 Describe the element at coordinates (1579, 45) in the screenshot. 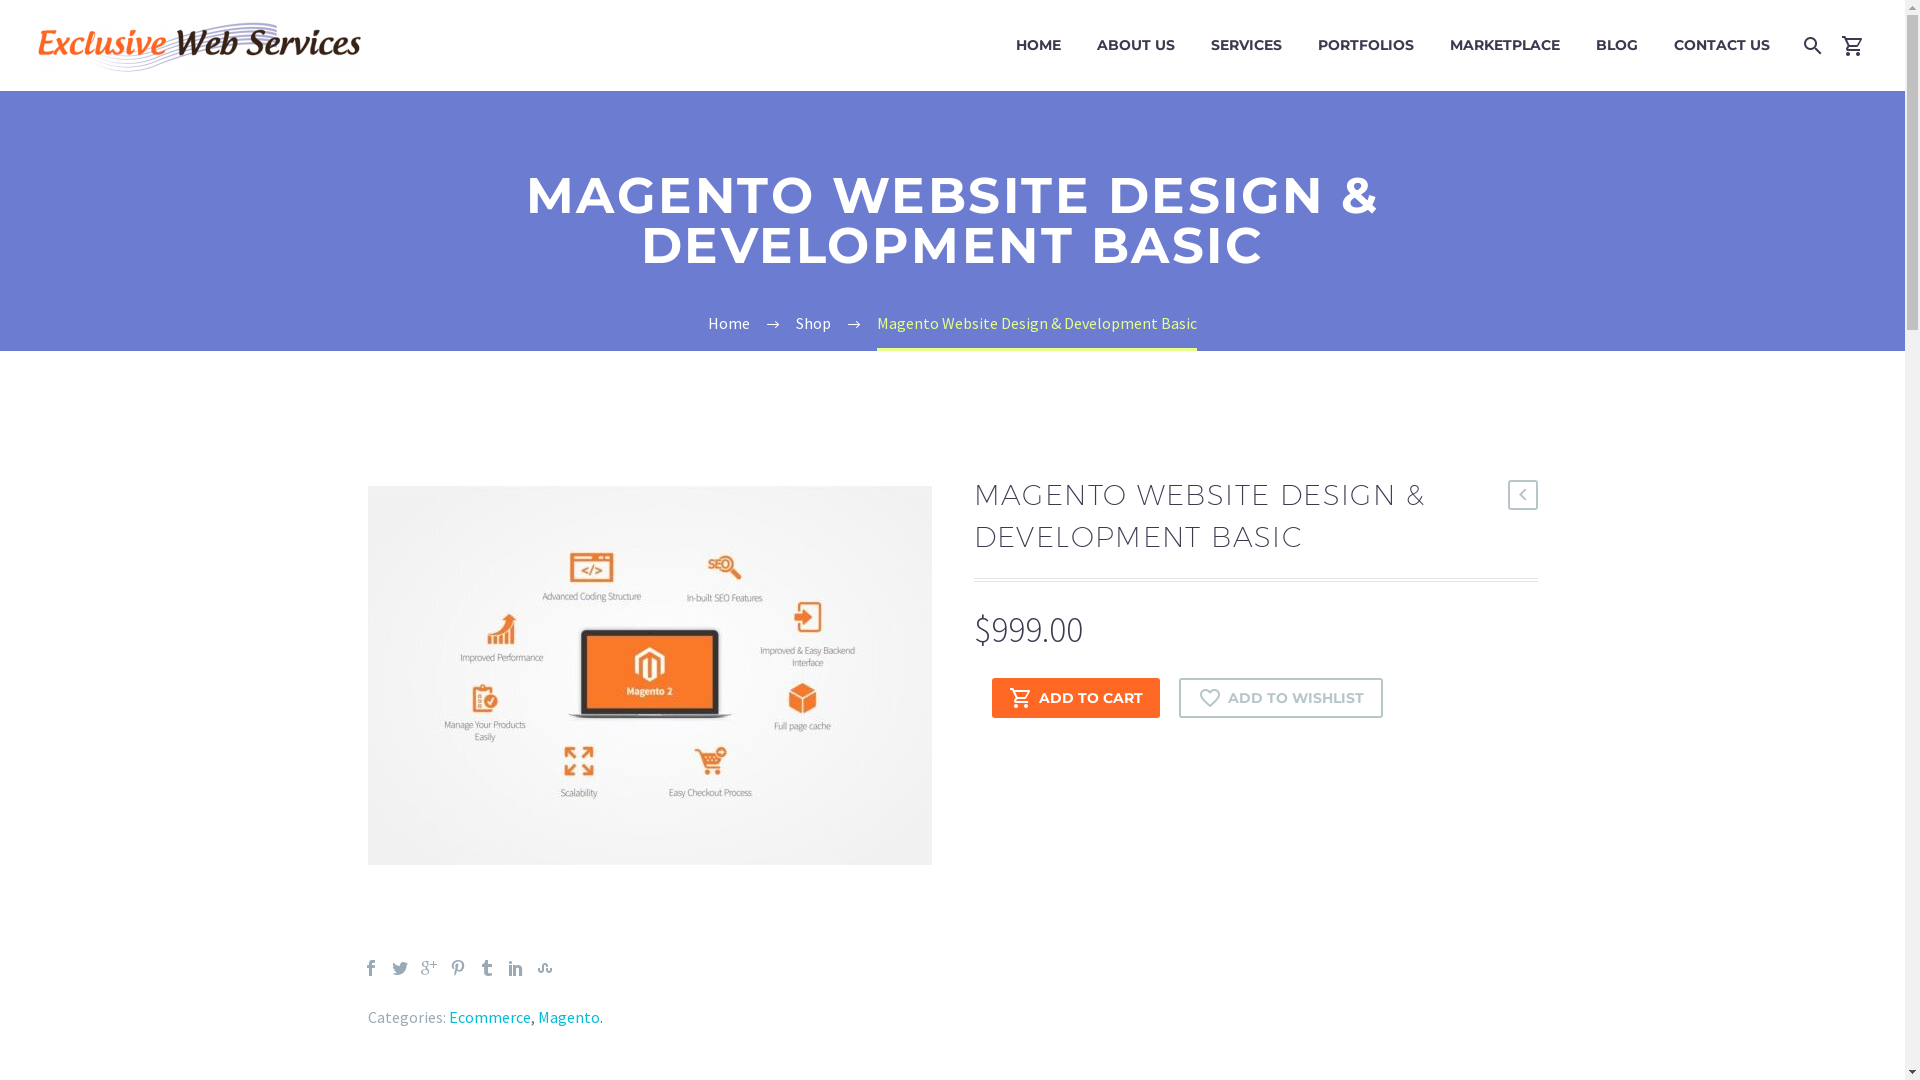

I see `'BLOG'` at that location.